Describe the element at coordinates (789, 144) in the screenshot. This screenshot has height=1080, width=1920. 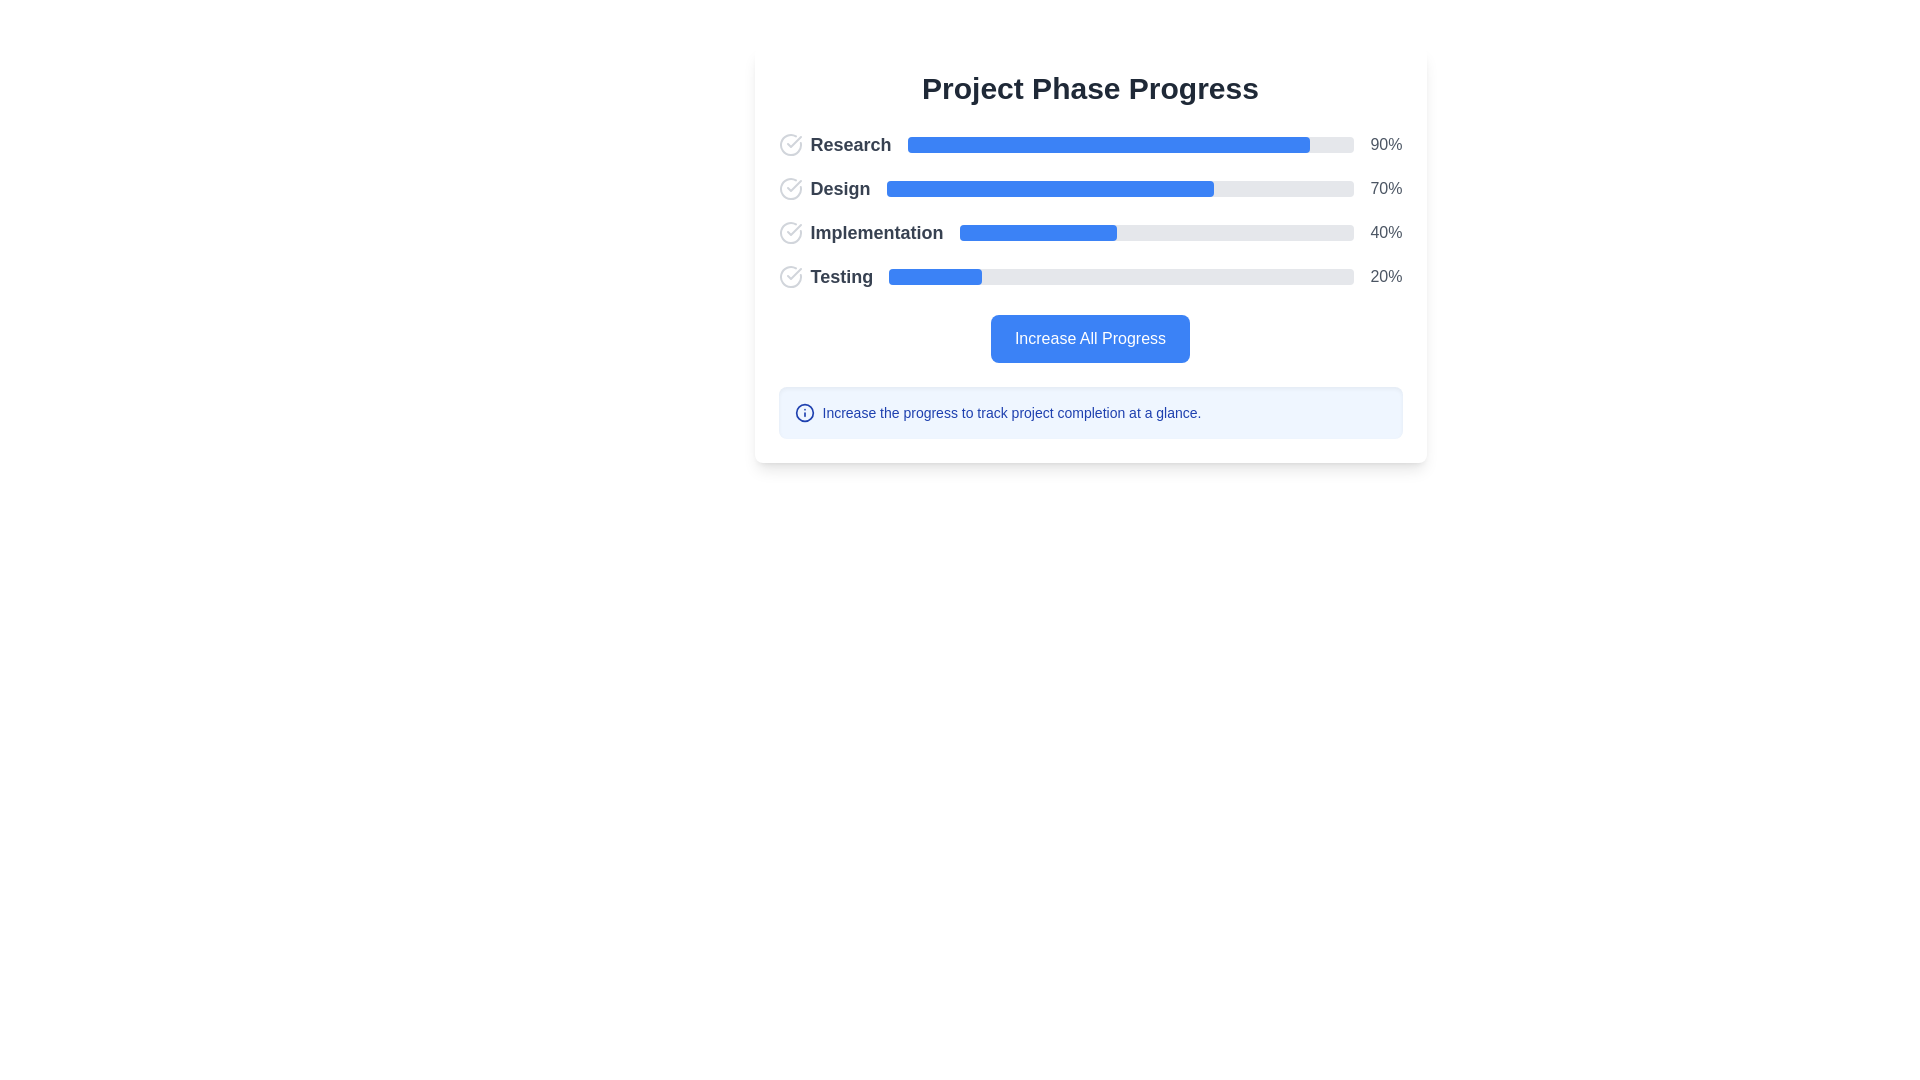
I see `the outer circle of the SVG icon representing the 'Research' row in the 'Project Phase Progress' interface` at that location.